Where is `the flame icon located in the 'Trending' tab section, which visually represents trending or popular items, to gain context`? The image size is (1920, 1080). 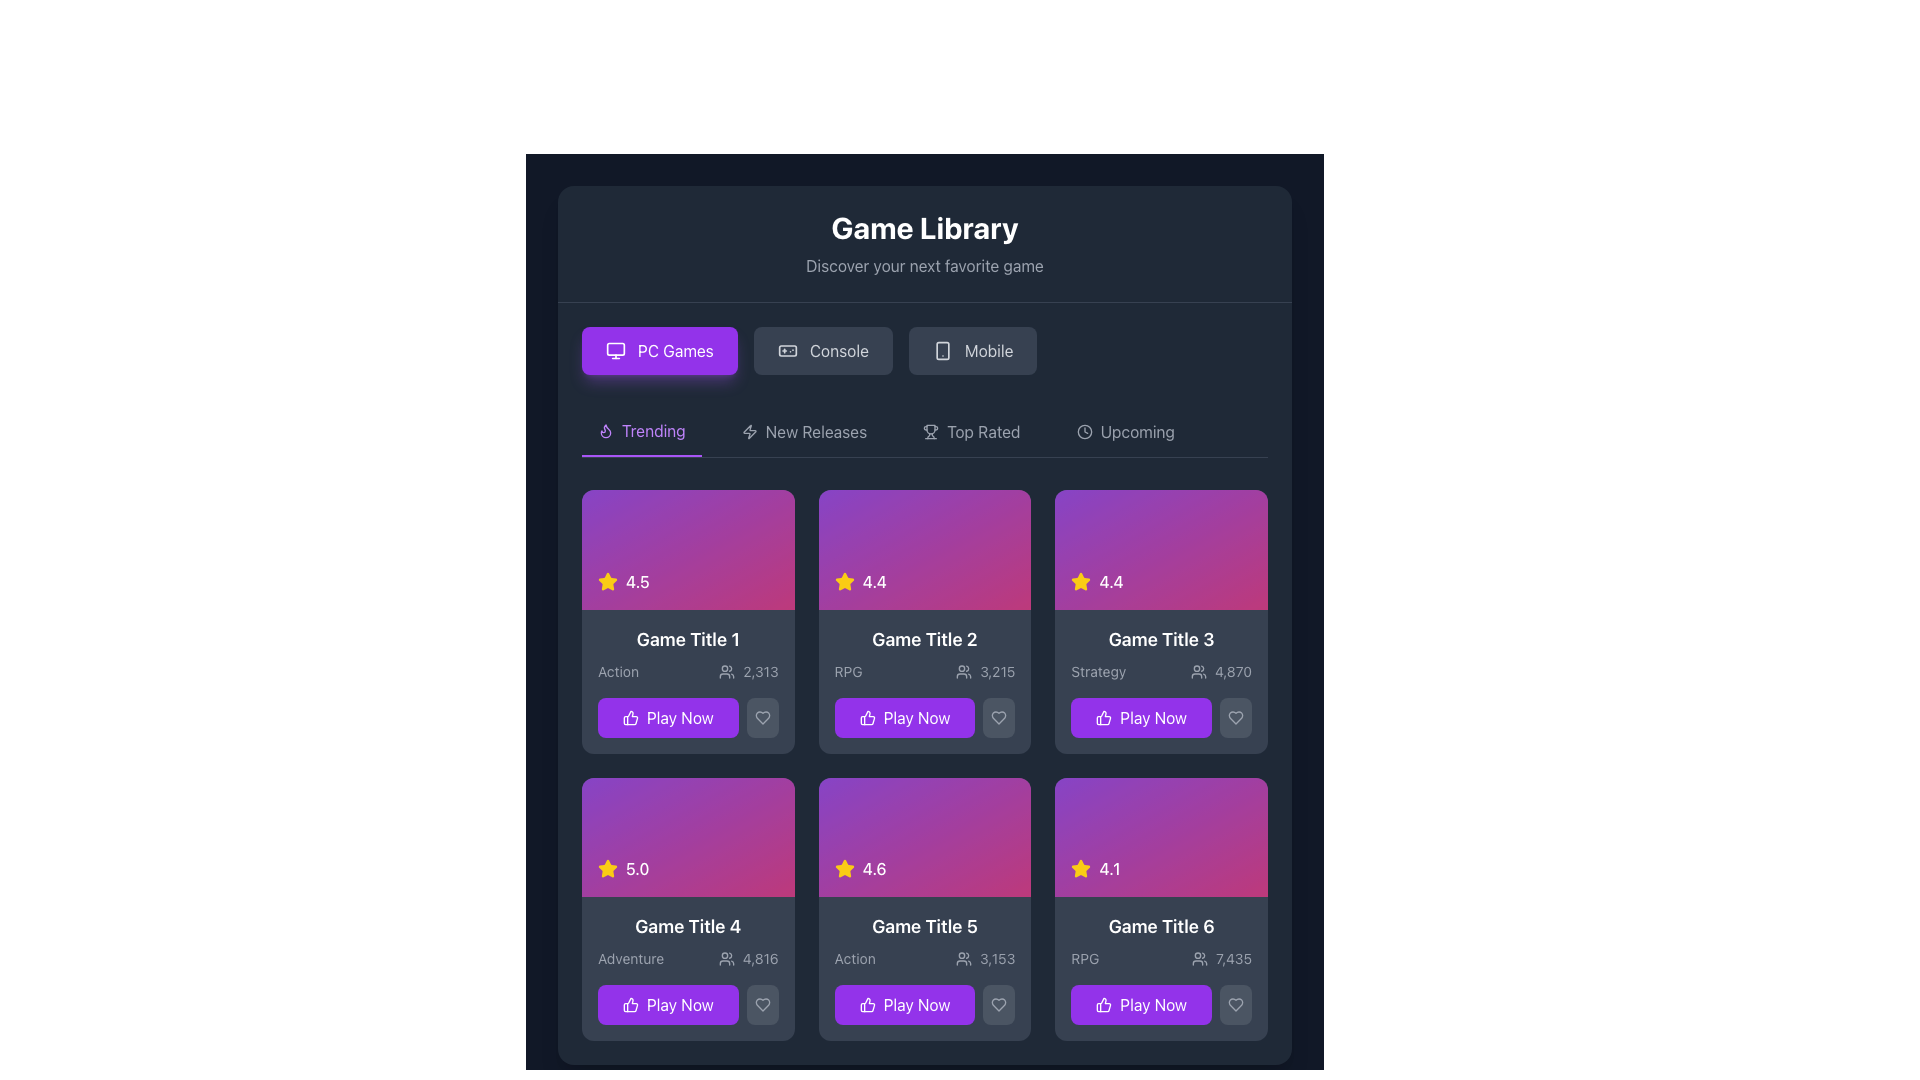
the flame icon located in the 'Trending' tab section, which visually represents trending or popular items, to gain context is located at coordinates (604, 430).